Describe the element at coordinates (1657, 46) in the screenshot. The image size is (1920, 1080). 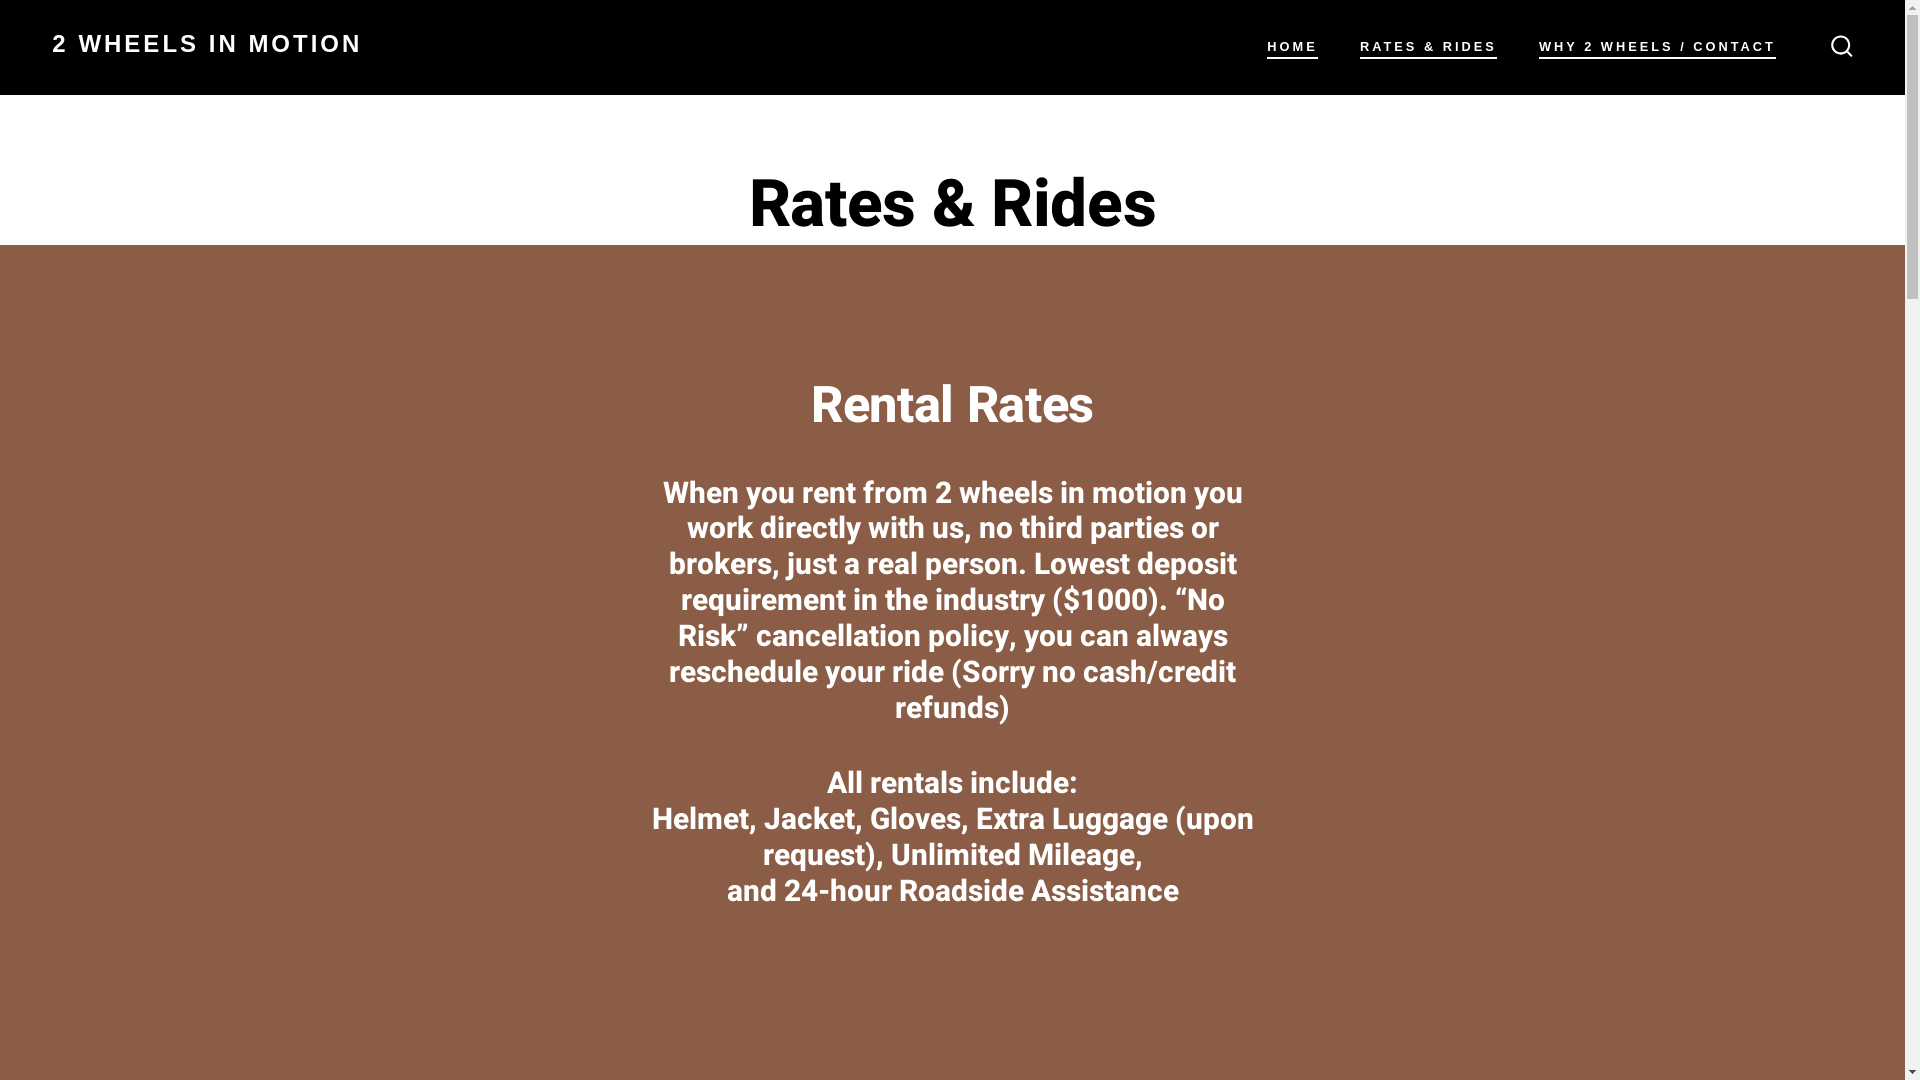
I see `'WHY 2 WHEELS / CONTACT'` at that location.